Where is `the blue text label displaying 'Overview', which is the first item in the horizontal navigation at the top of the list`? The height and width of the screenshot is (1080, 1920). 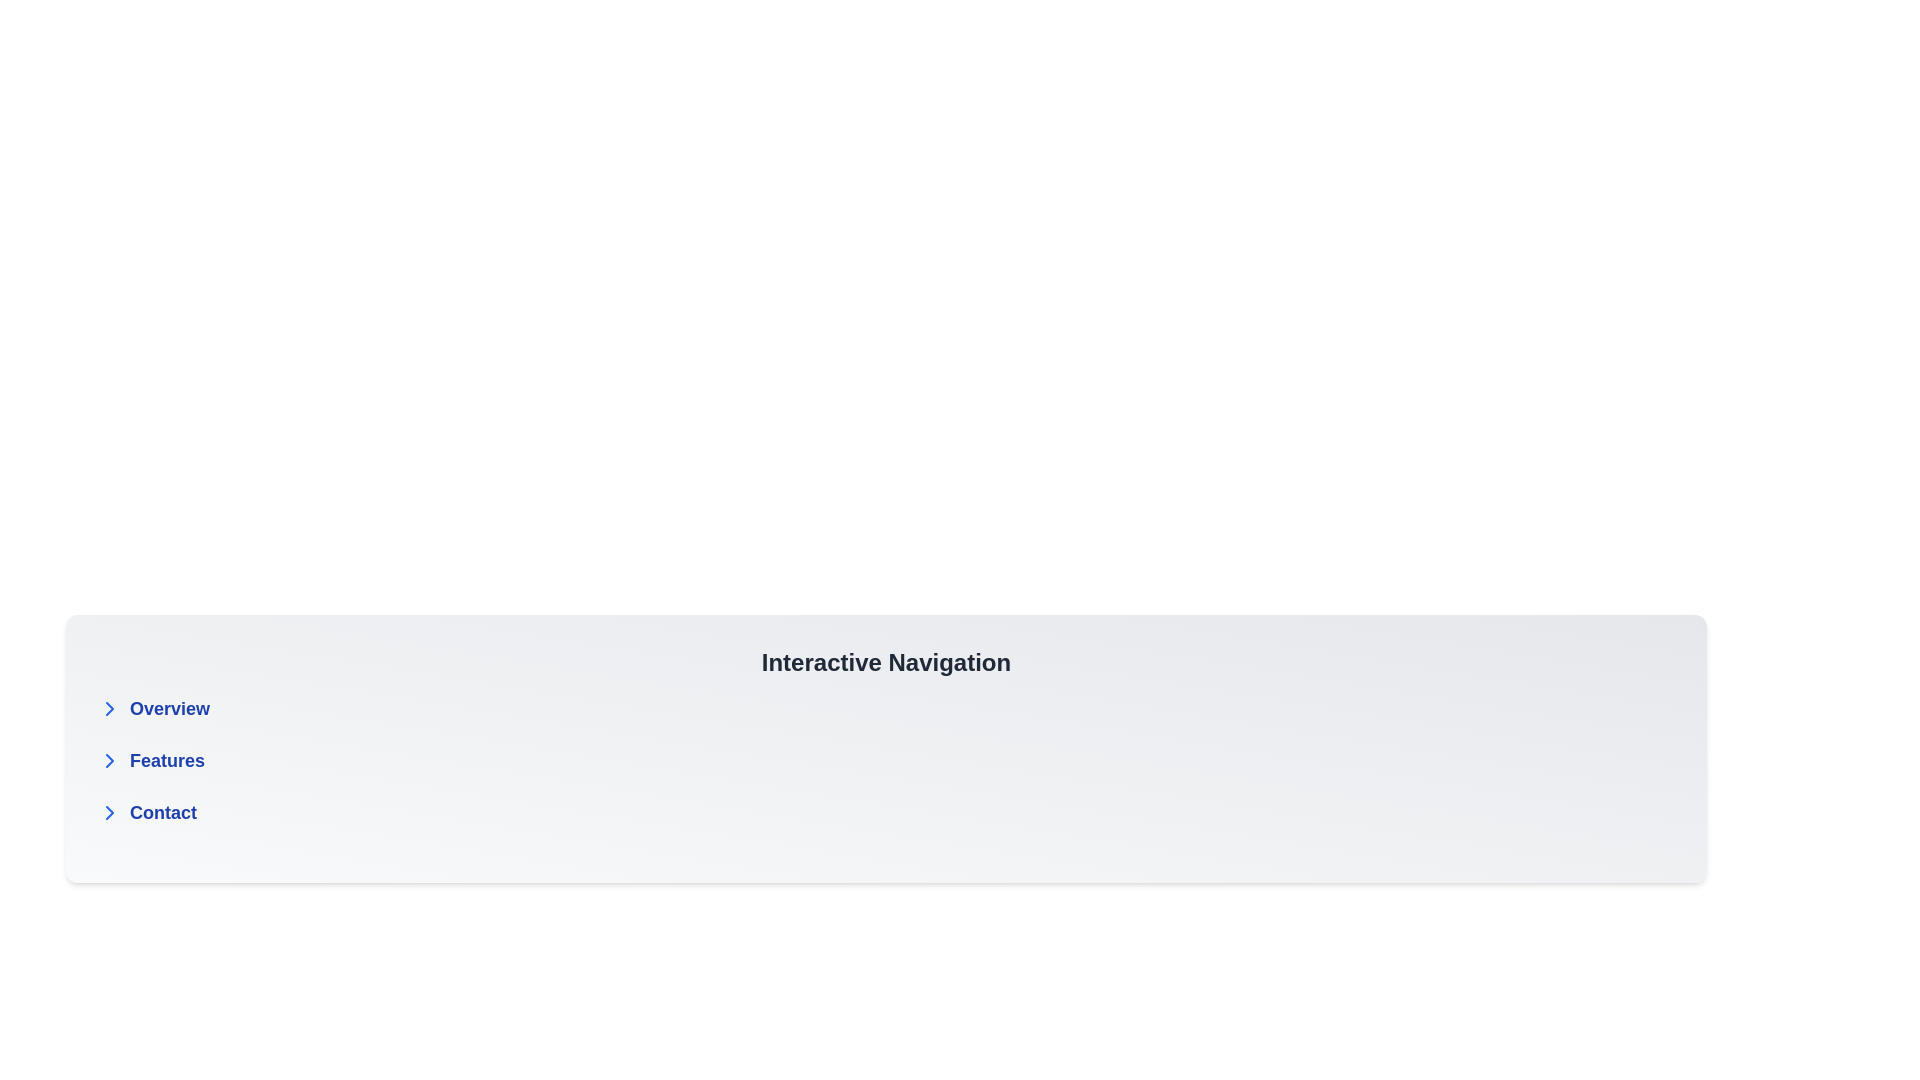
the blue text label displaying 'Overview', which is the first item in the horizontal navigation at the top of the list is located at coordinates (170, 708).